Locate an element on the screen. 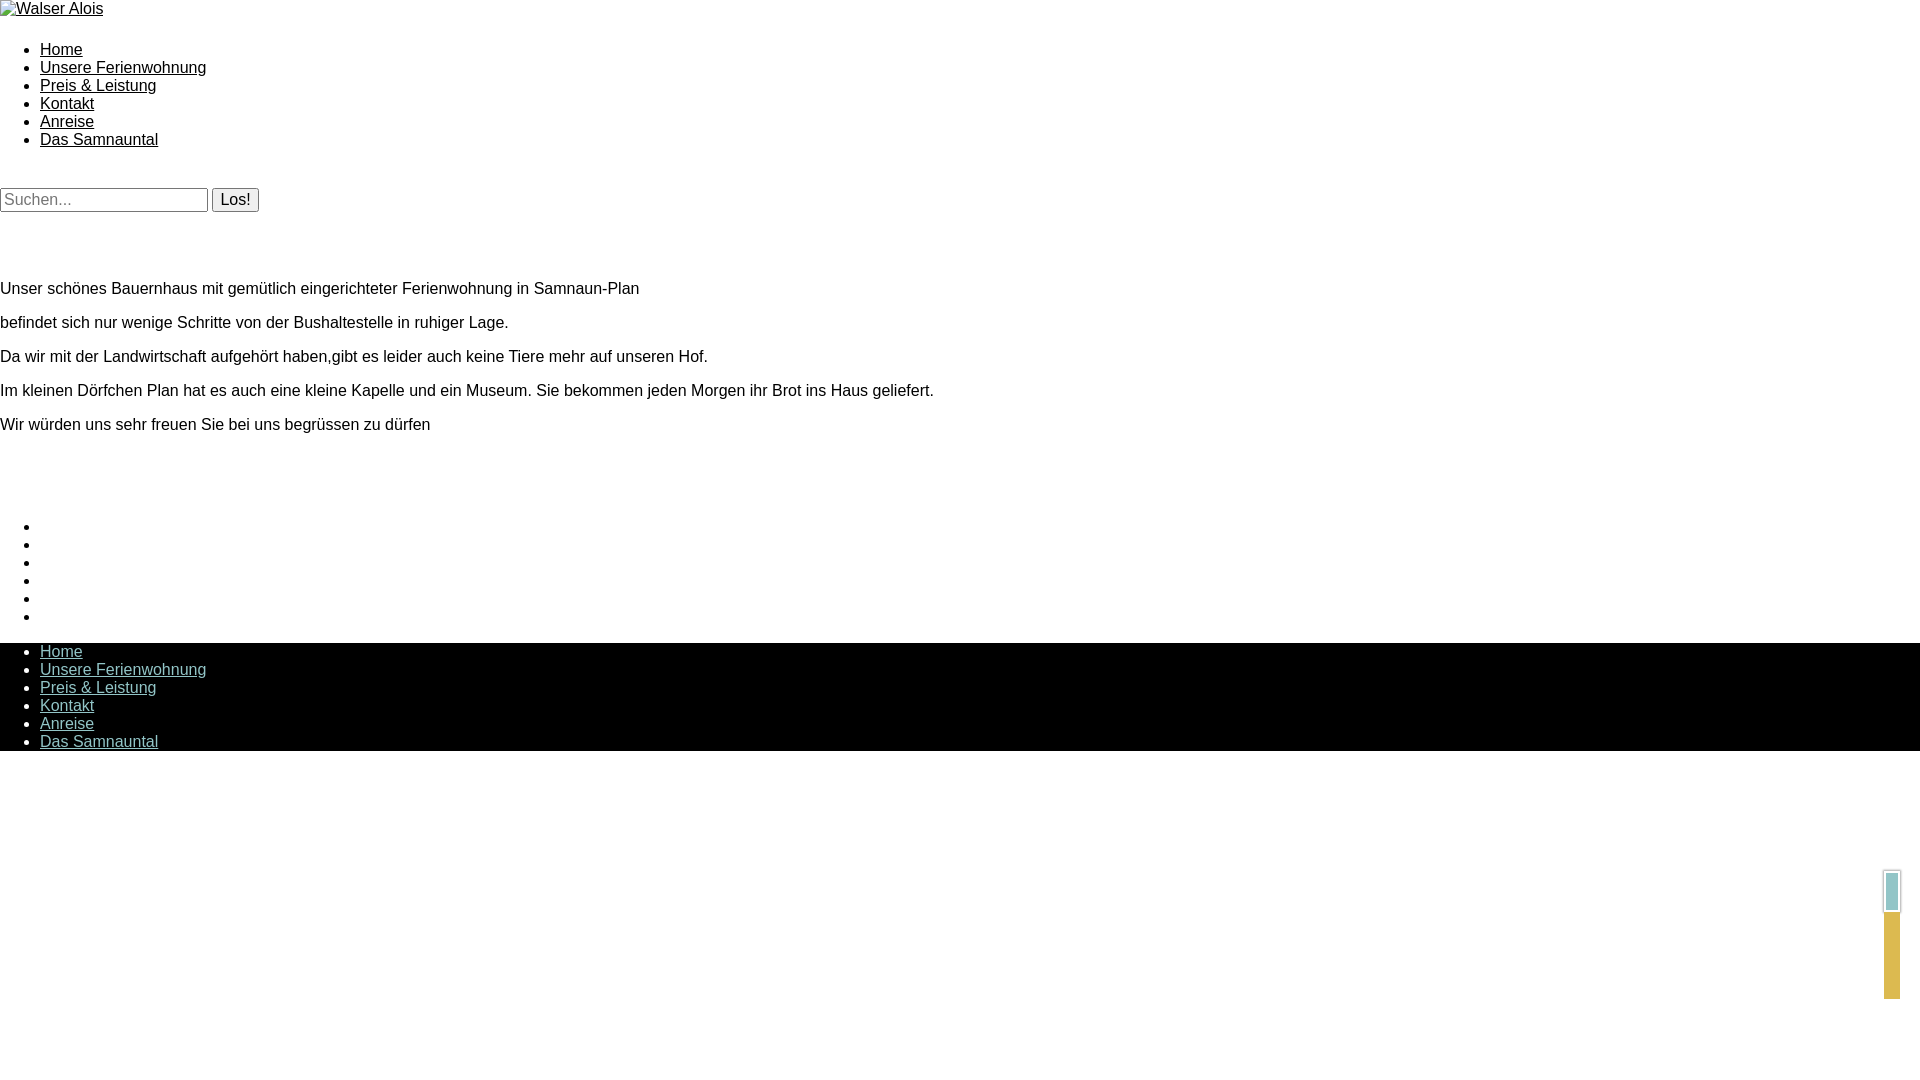 The image size is (1920, 1080). 'Das Samnauntal' is located at coordinates (39, 138).